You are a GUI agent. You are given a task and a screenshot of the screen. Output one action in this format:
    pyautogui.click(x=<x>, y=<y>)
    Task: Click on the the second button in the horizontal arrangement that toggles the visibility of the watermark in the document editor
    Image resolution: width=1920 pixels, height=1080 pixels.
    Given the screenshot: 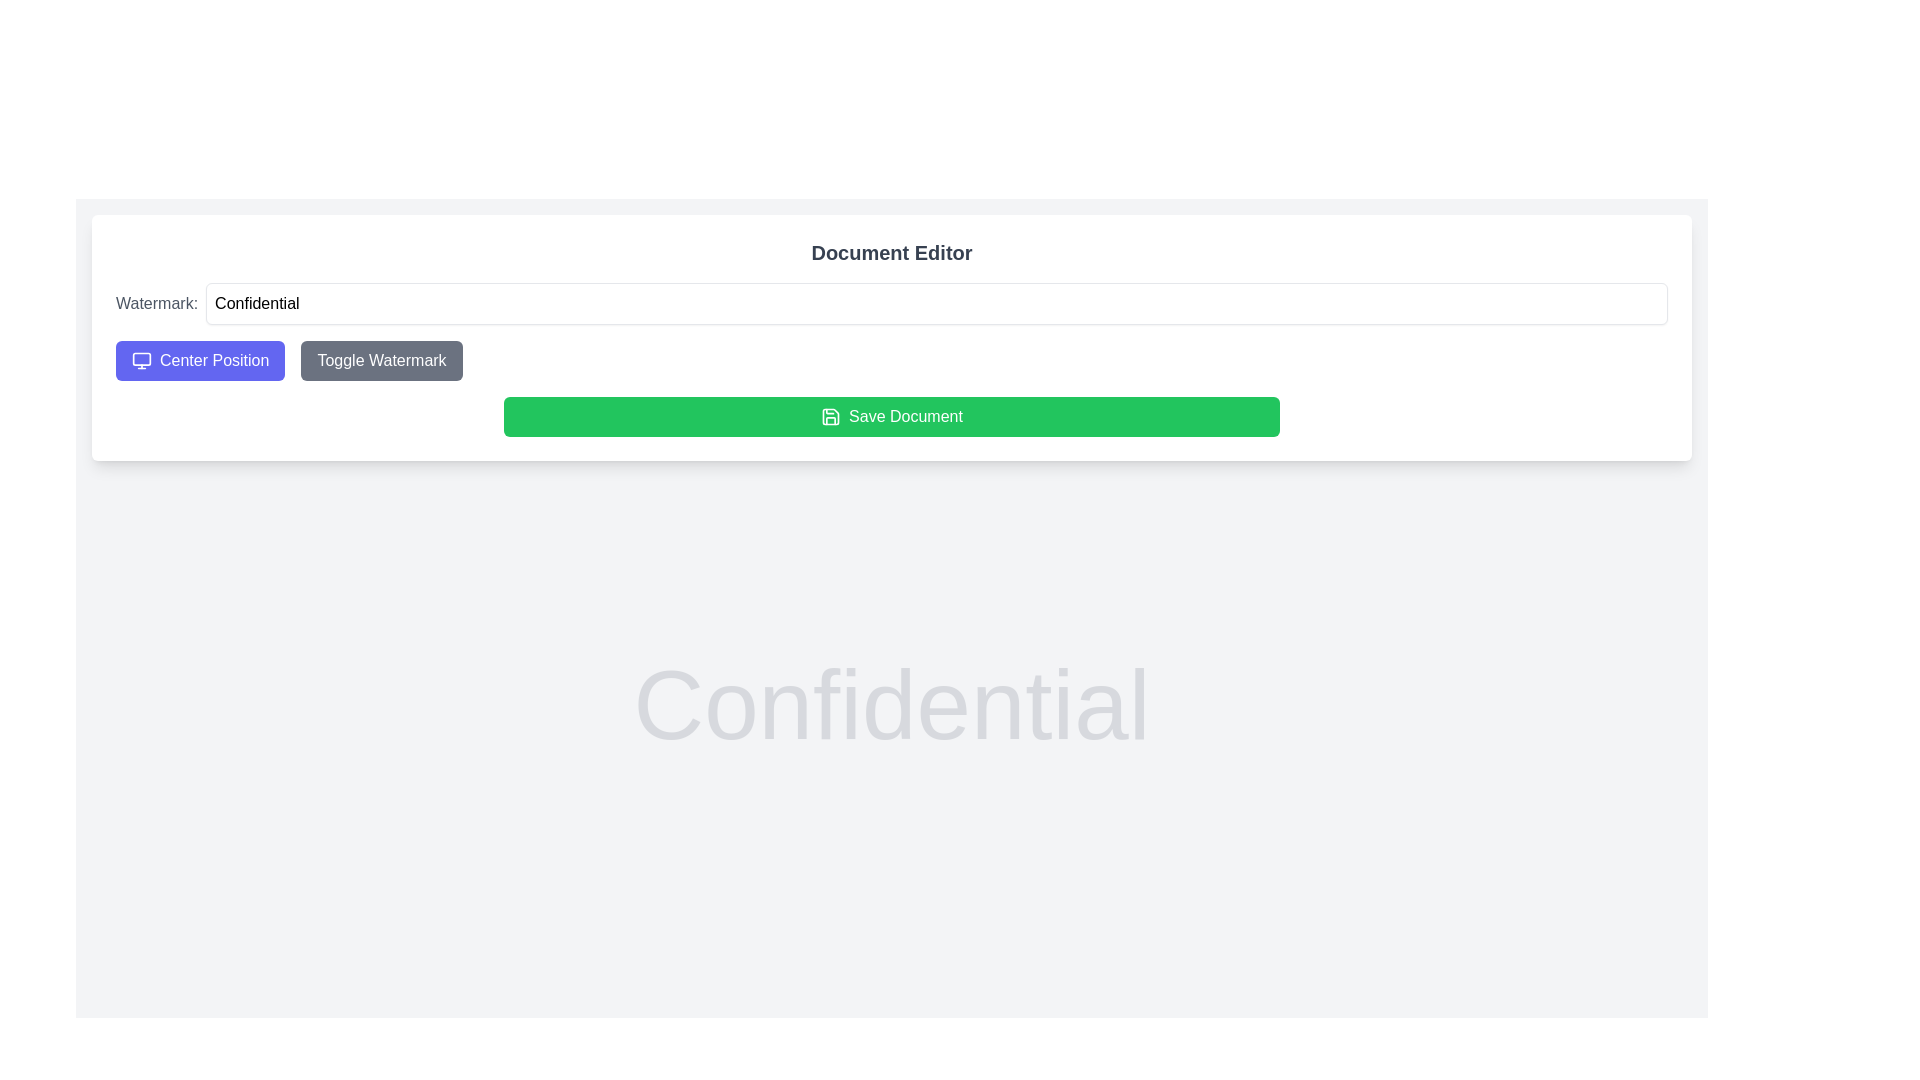 What is the action you would take?
    pyautogui.click(x=382, y=361)
    